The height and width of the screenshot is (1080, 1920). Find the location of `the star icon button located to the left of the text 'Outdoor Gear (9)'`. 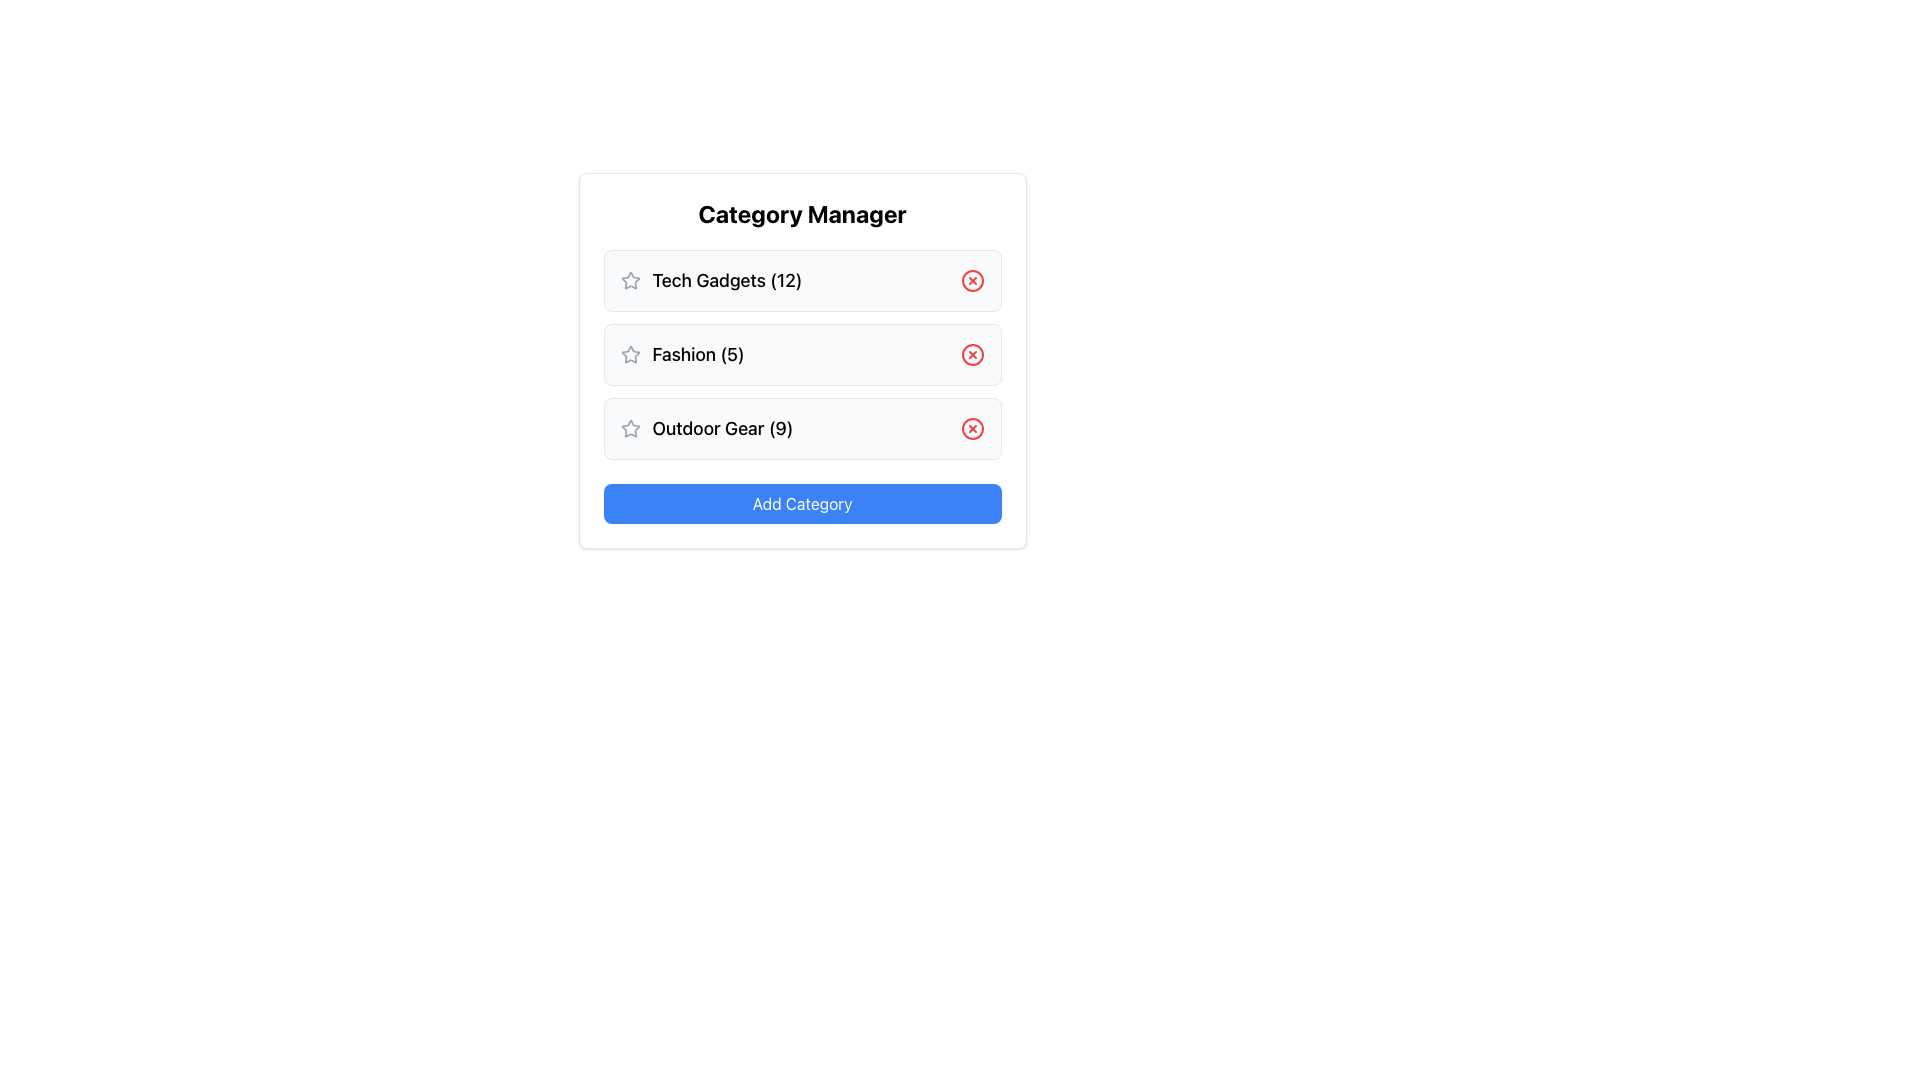

the star icon button located to the left of the text 'Outdoor Gear (9)' is located at coordinates (629, 427).